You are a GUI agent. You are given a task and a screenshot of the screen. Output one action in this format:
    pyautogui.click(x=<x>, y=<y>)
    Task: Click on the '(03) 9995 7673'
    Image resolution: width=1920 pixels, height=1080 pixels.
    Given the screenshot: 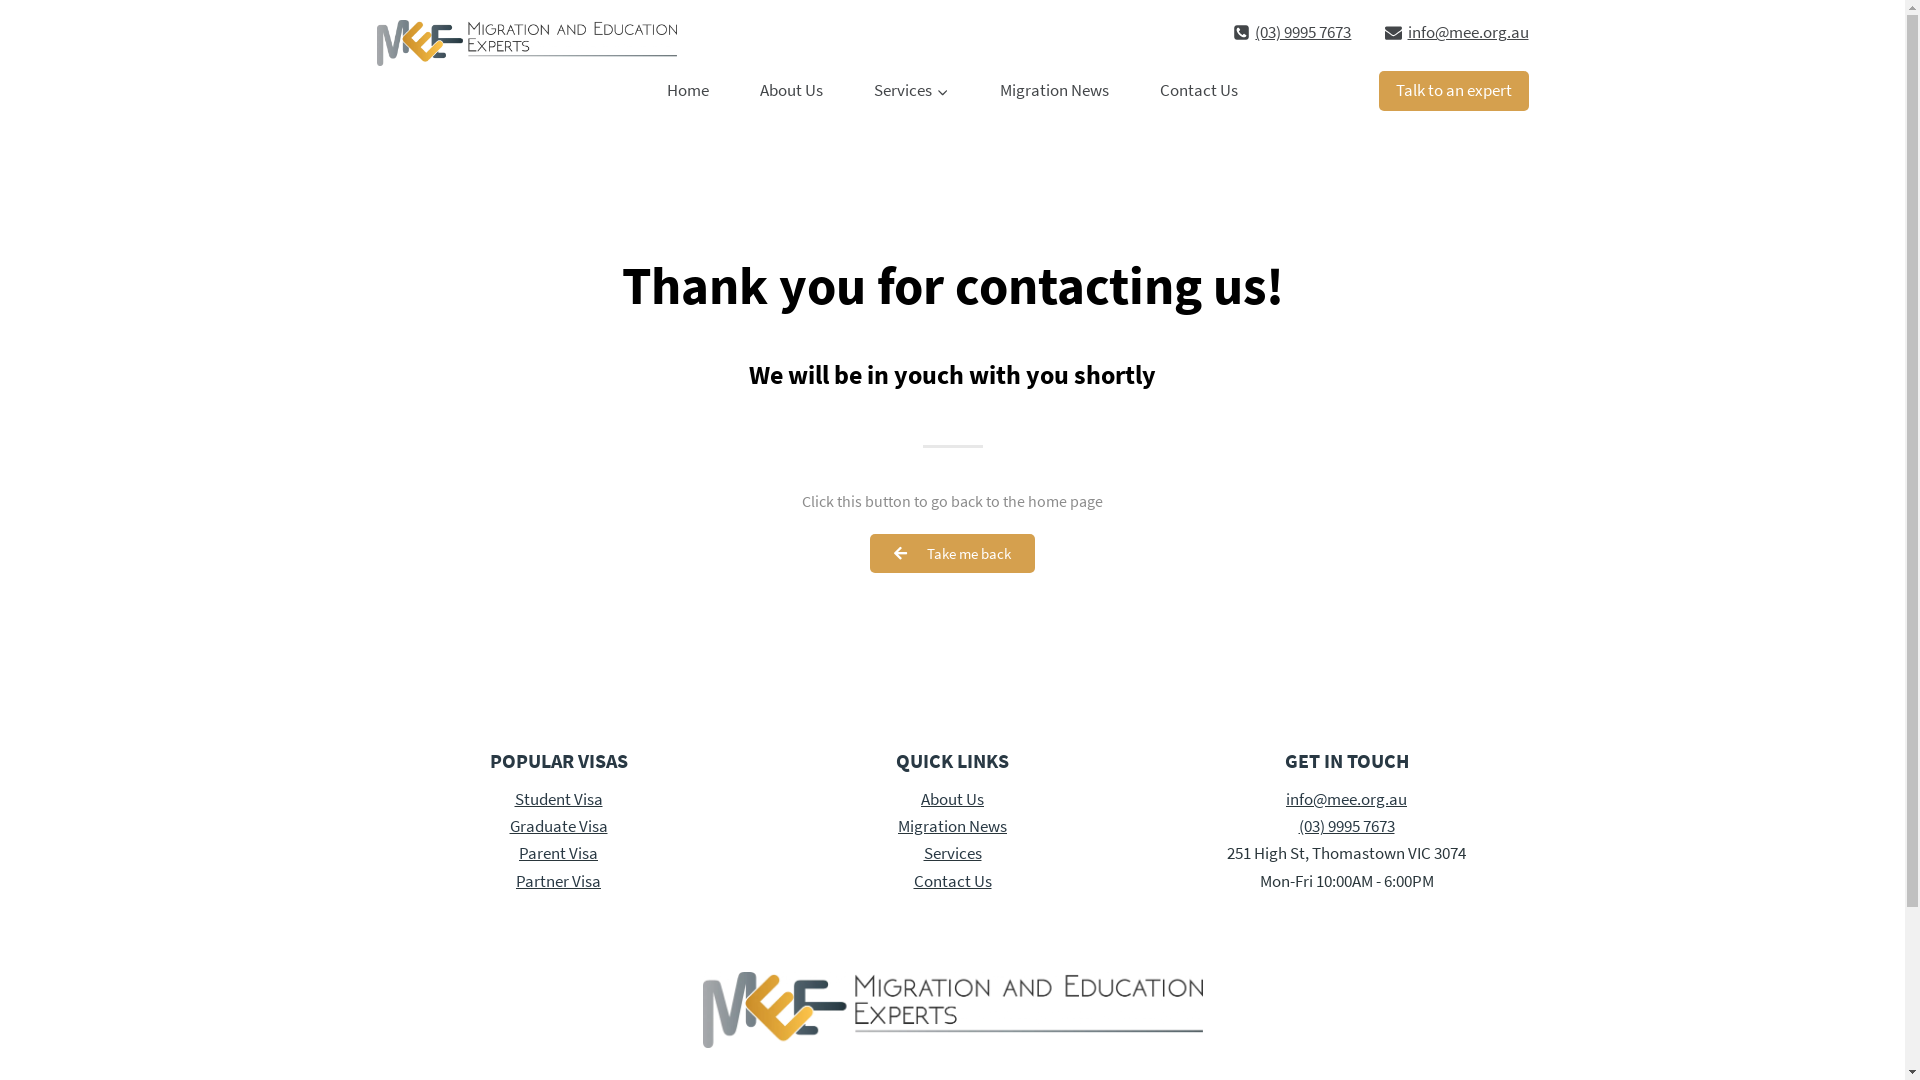 What is the action you would take?
    pyautogui.click(x=1291, y=32)
    